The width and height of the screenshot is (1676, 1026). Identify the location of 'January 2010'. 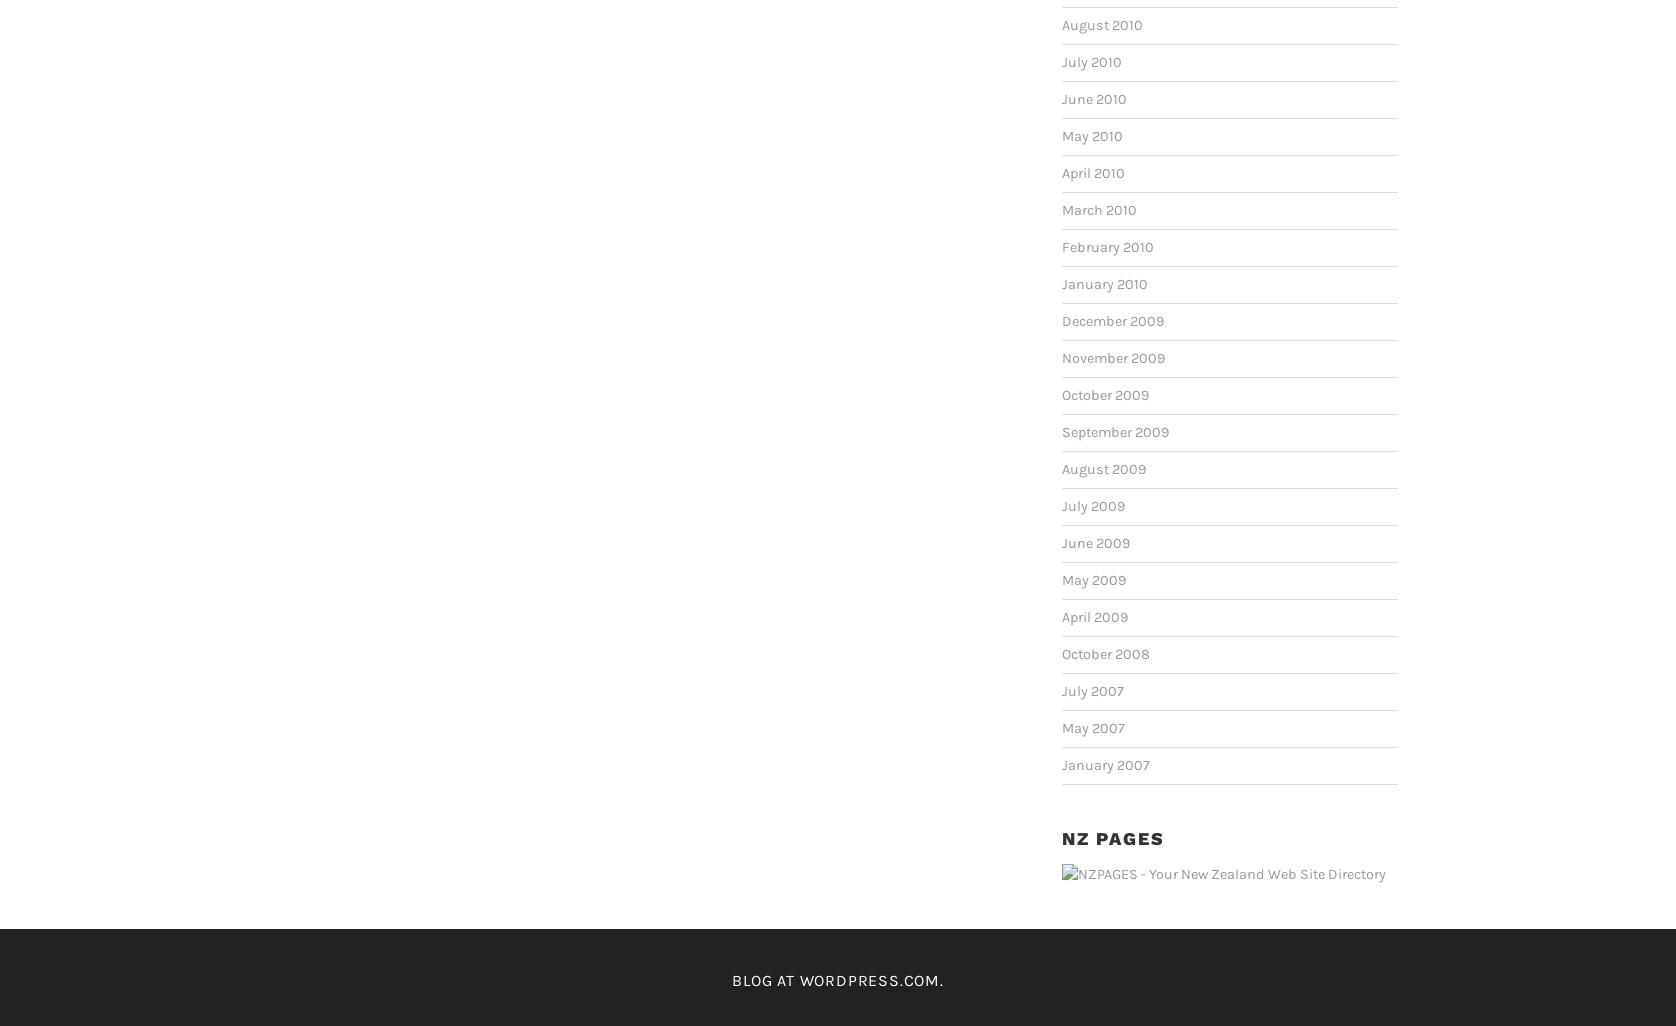
(1103, 283).